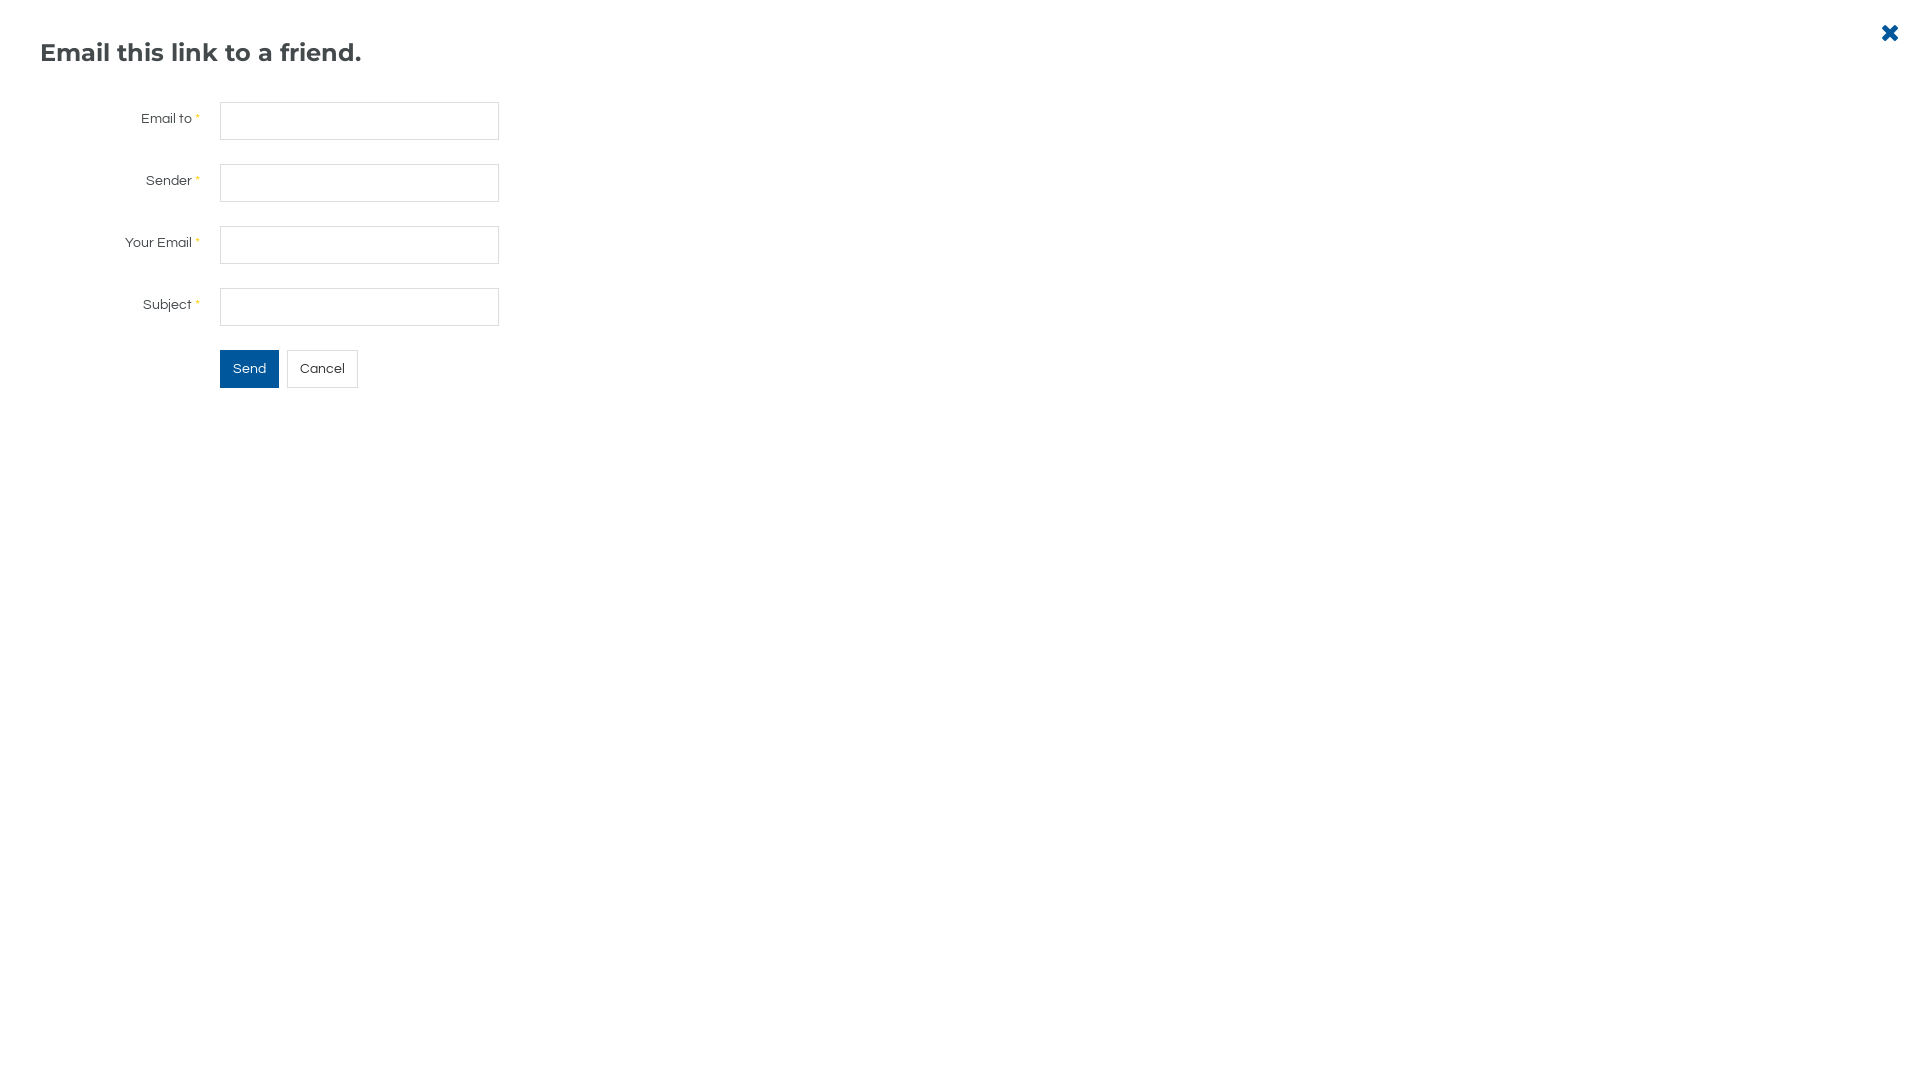  Describe the element at coordinates (1880, 33) in the screenshot. I see `'Close Window'` at that location.